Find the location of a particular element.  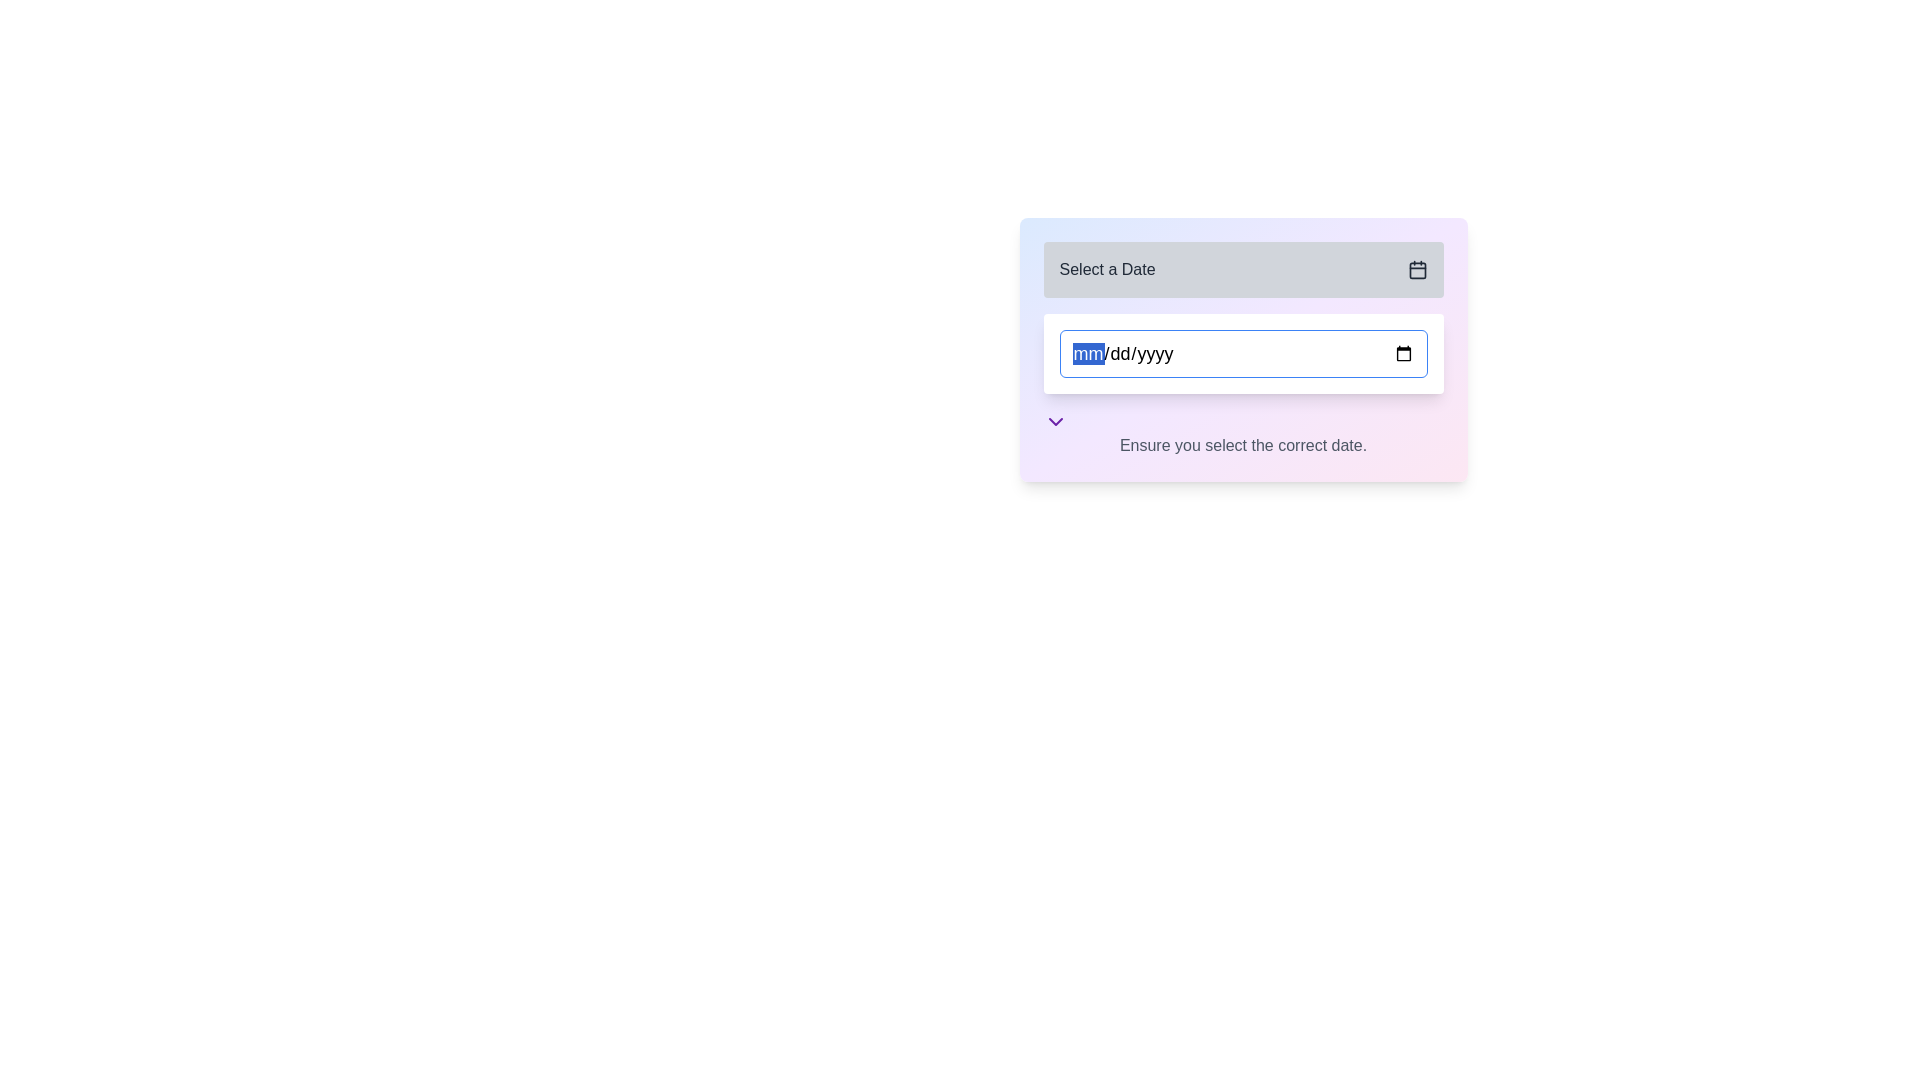

the calendar icon located at the far right end of the gray header bar labeled 'Select a Date' is located at coordinates (1416, 270).